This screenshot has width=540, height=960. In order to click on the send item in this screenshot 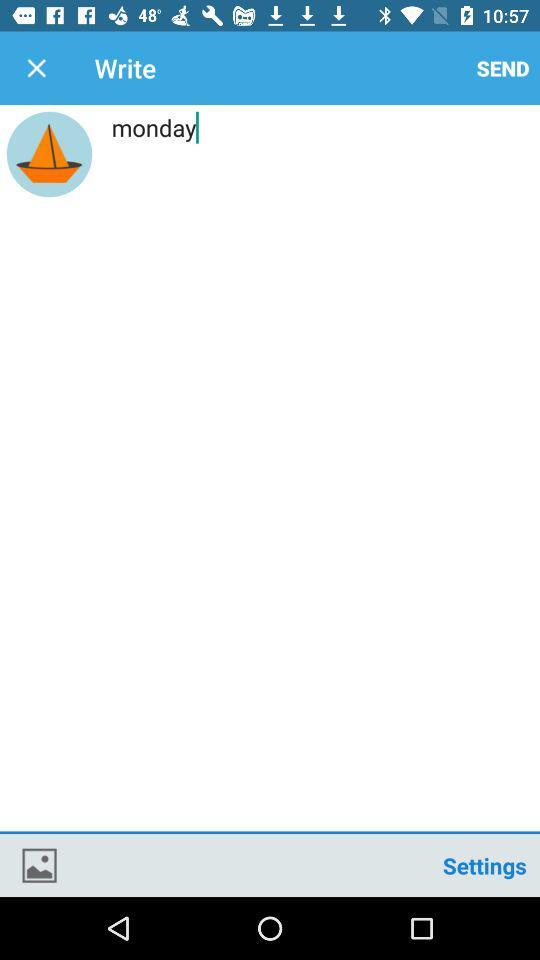, I will do `click(502, 68)`.